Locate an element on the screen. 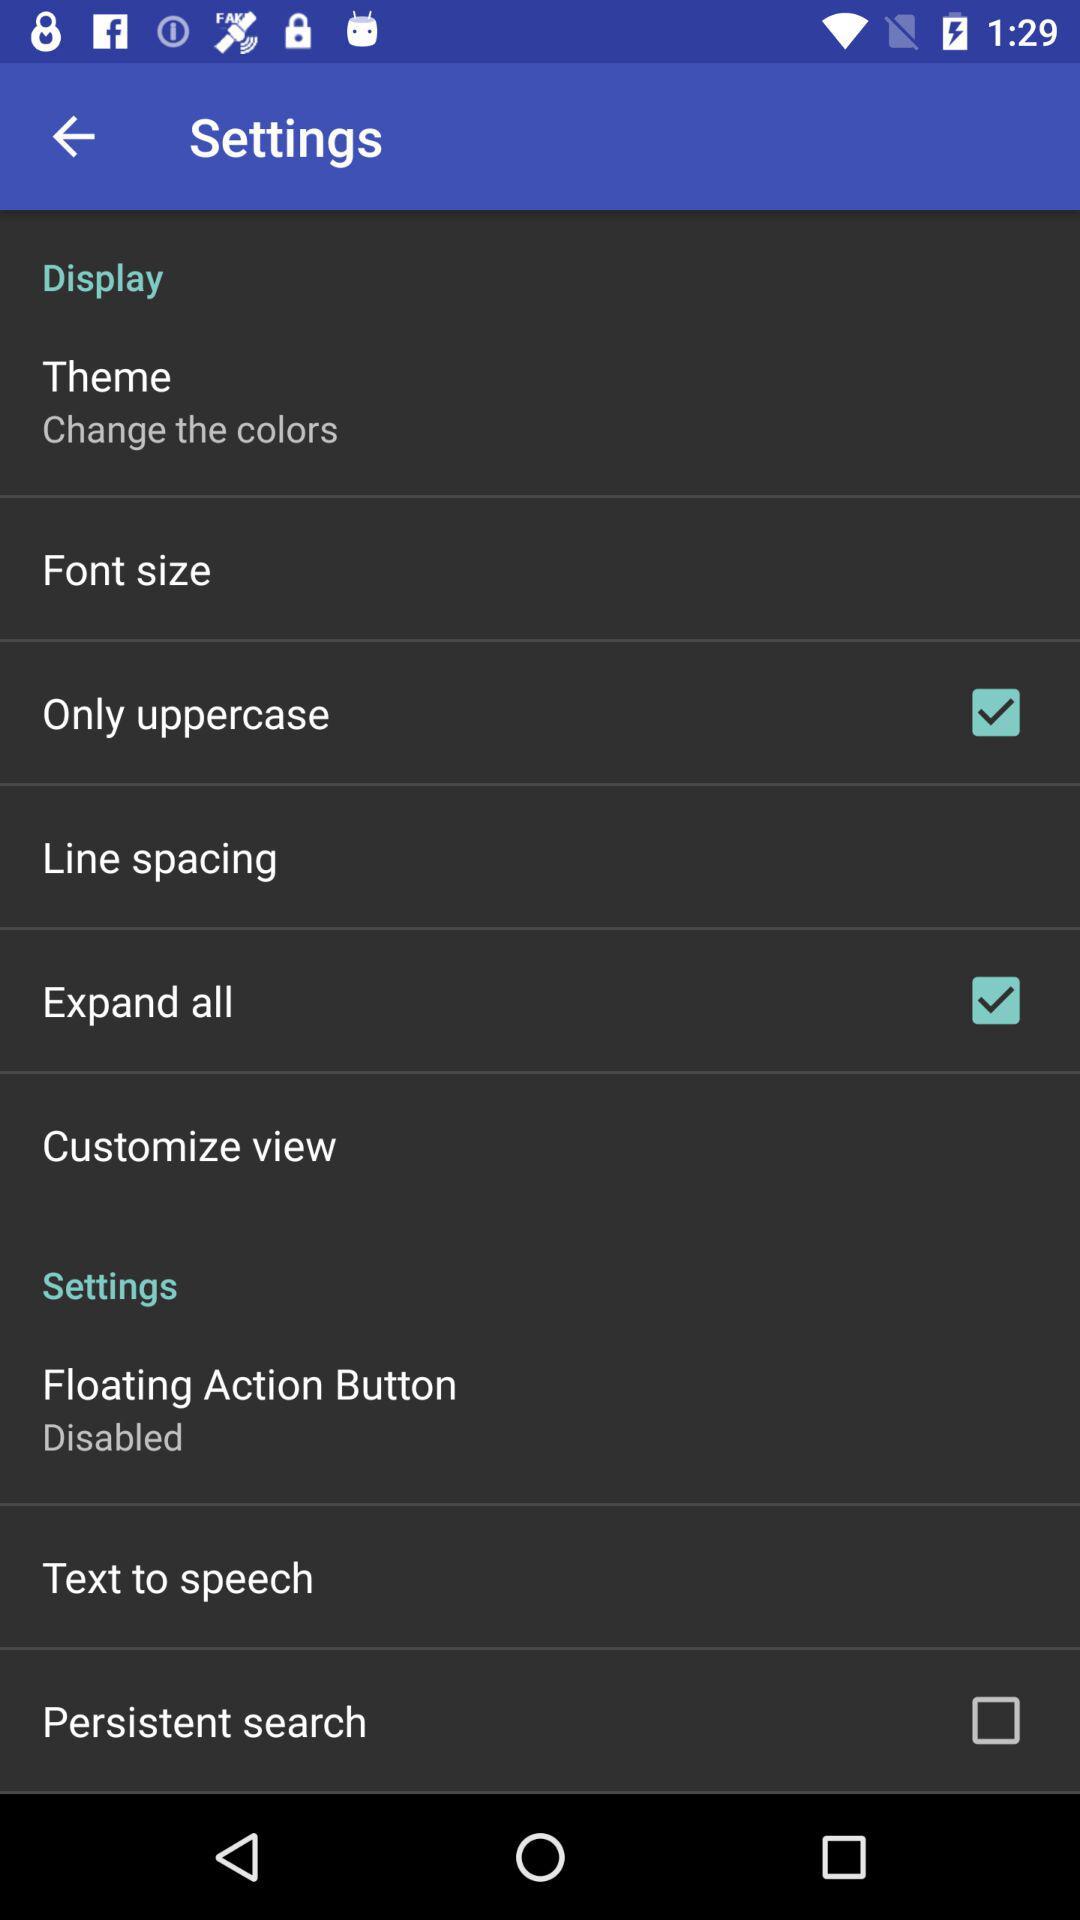 The image size is (1080, 1920). the expand all item is located at coordinates (137, 1000).